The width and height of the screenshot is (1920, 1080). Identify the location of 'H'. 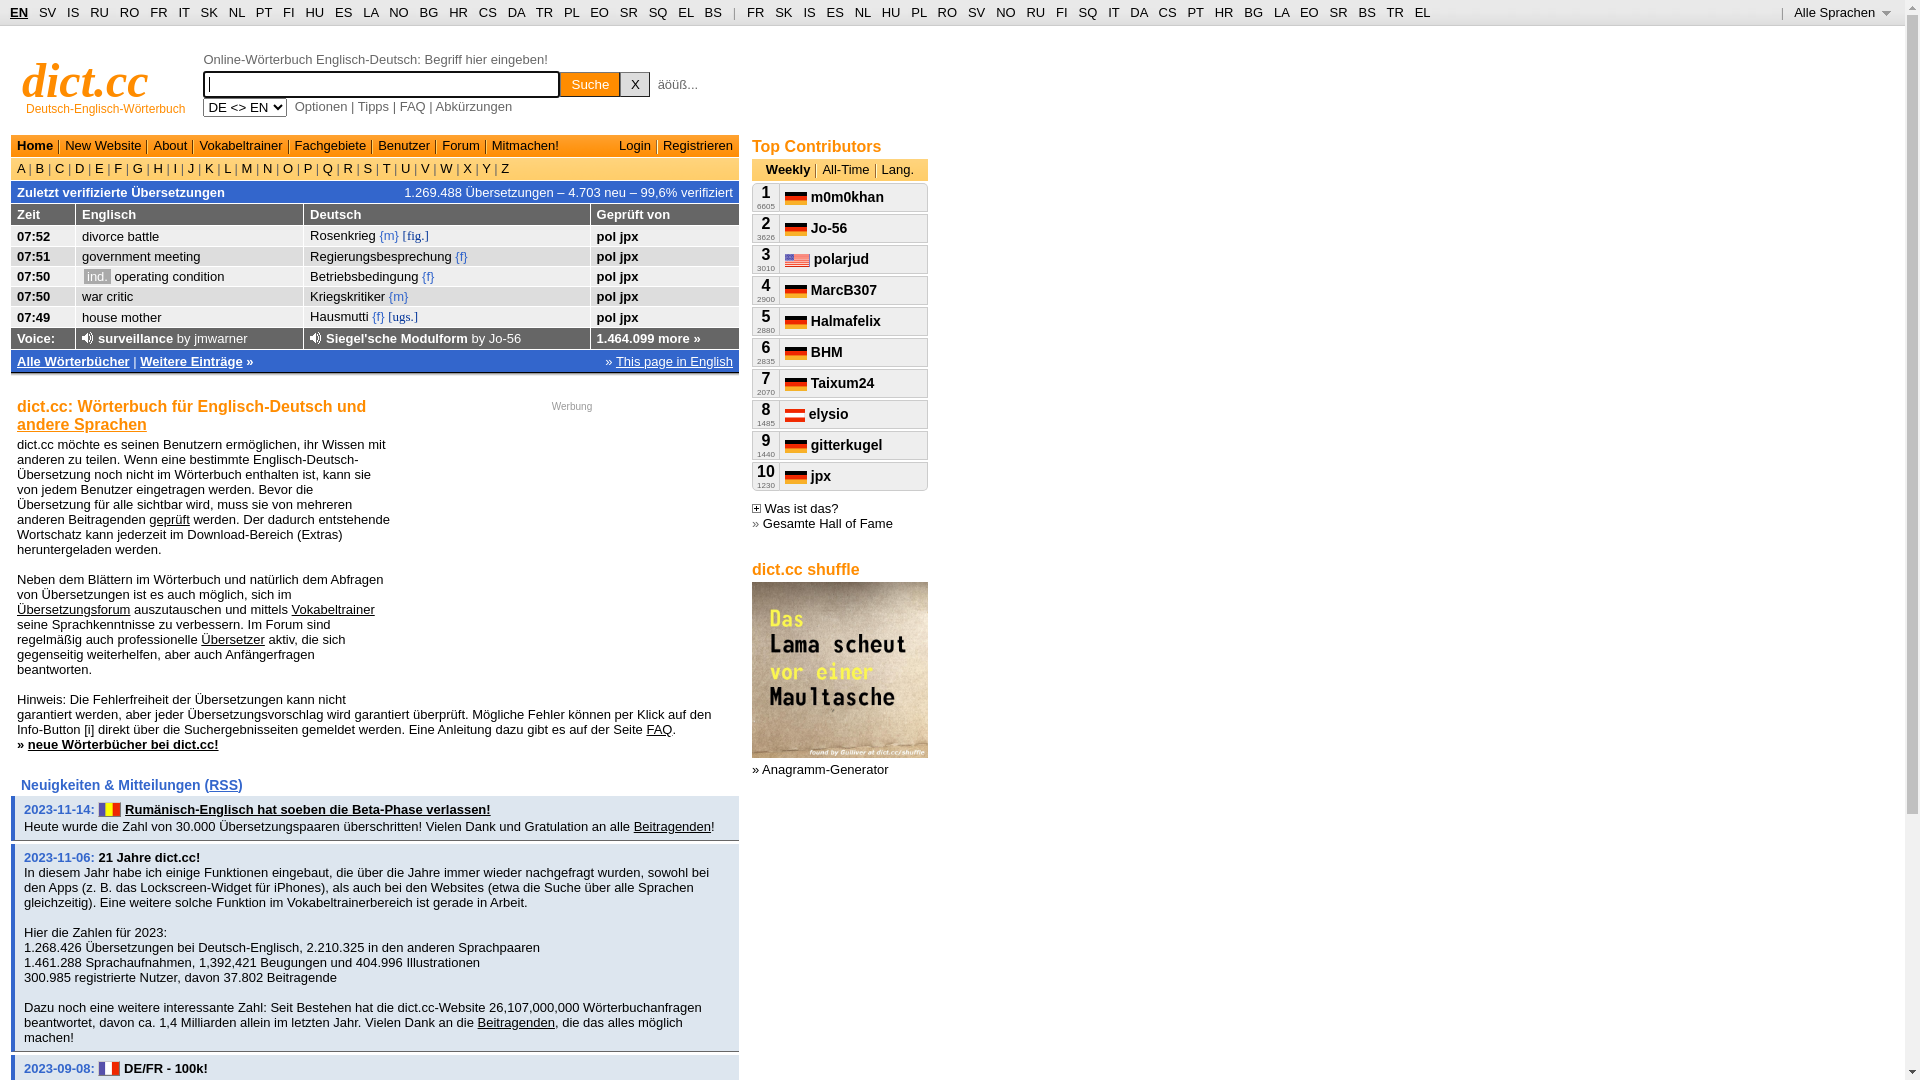
(157, 167).